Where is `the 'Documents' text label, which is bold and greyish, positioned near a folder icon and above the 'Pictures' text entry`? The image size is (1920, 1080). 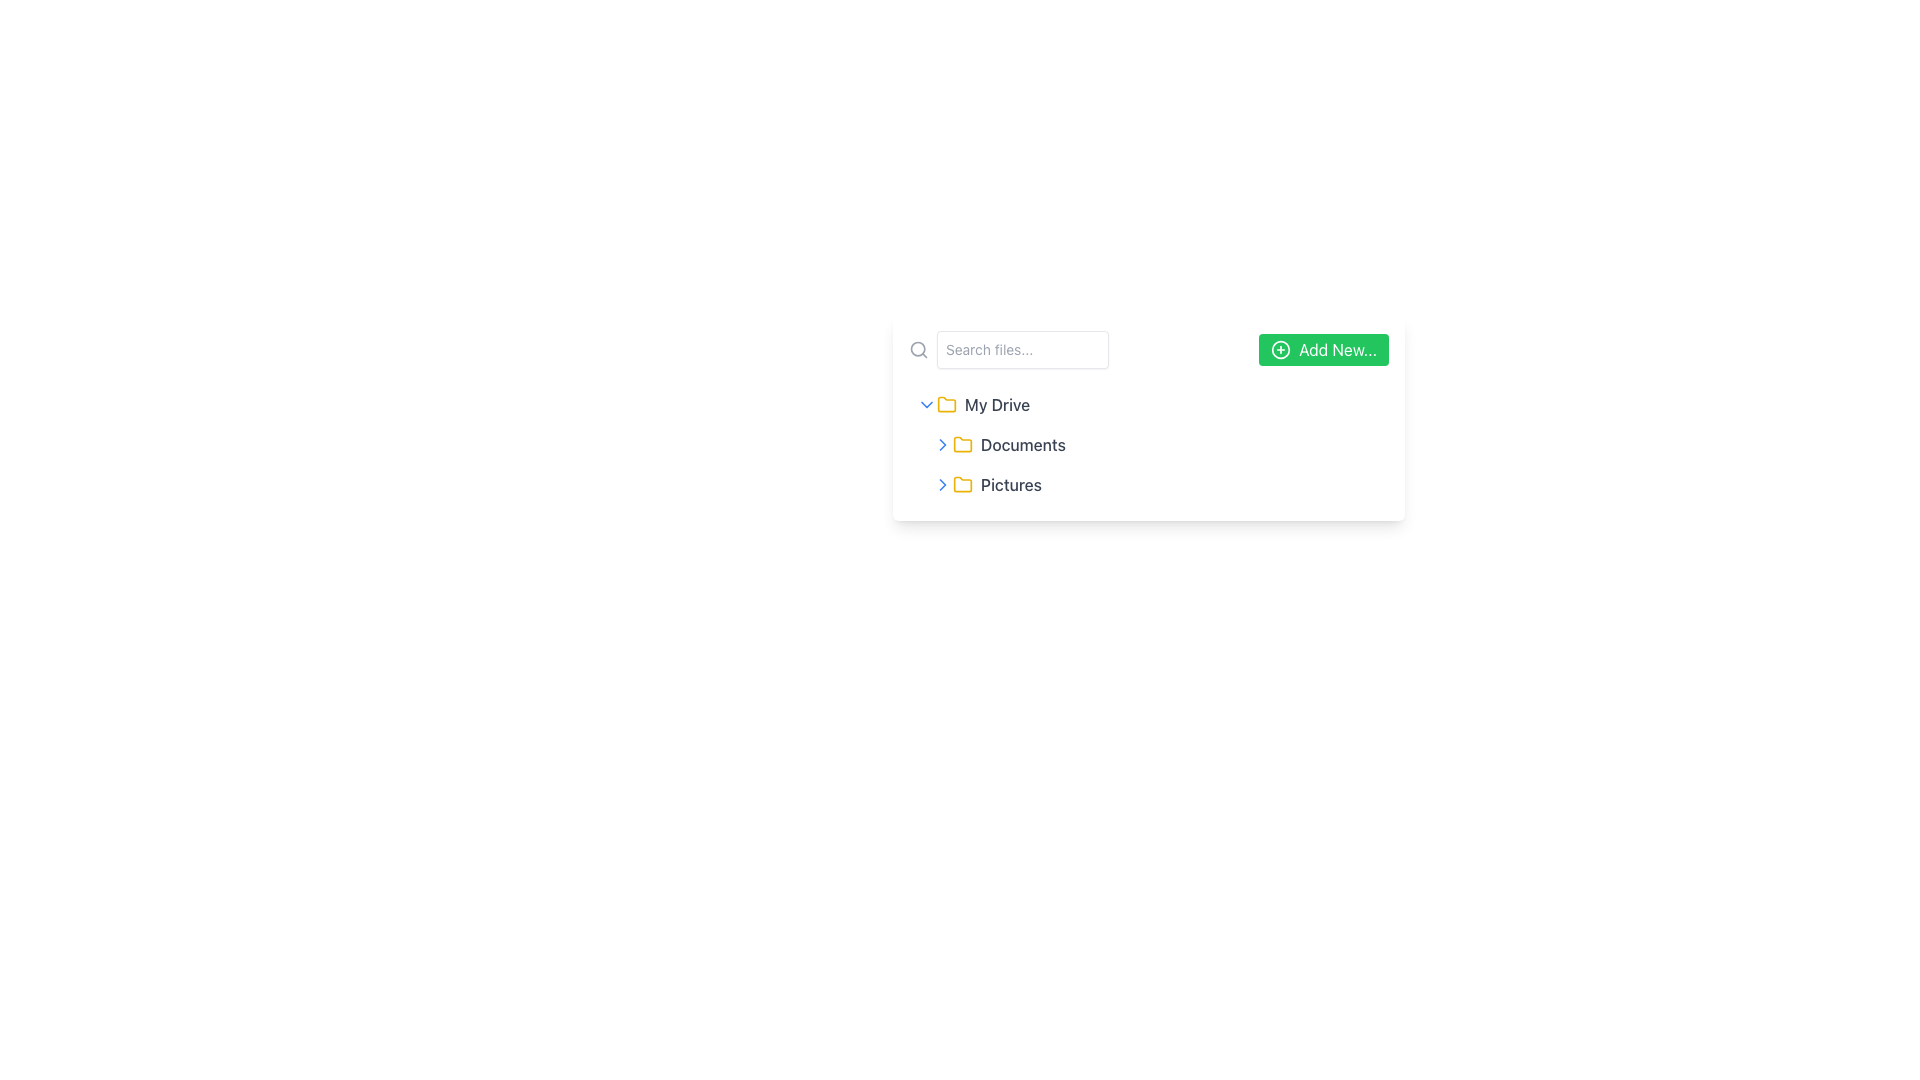 the 'Documents' text label, which is bold and greyish, positioned near a folder icon and above the 'Pictures' text entry is located at coordinates (1023, 443).